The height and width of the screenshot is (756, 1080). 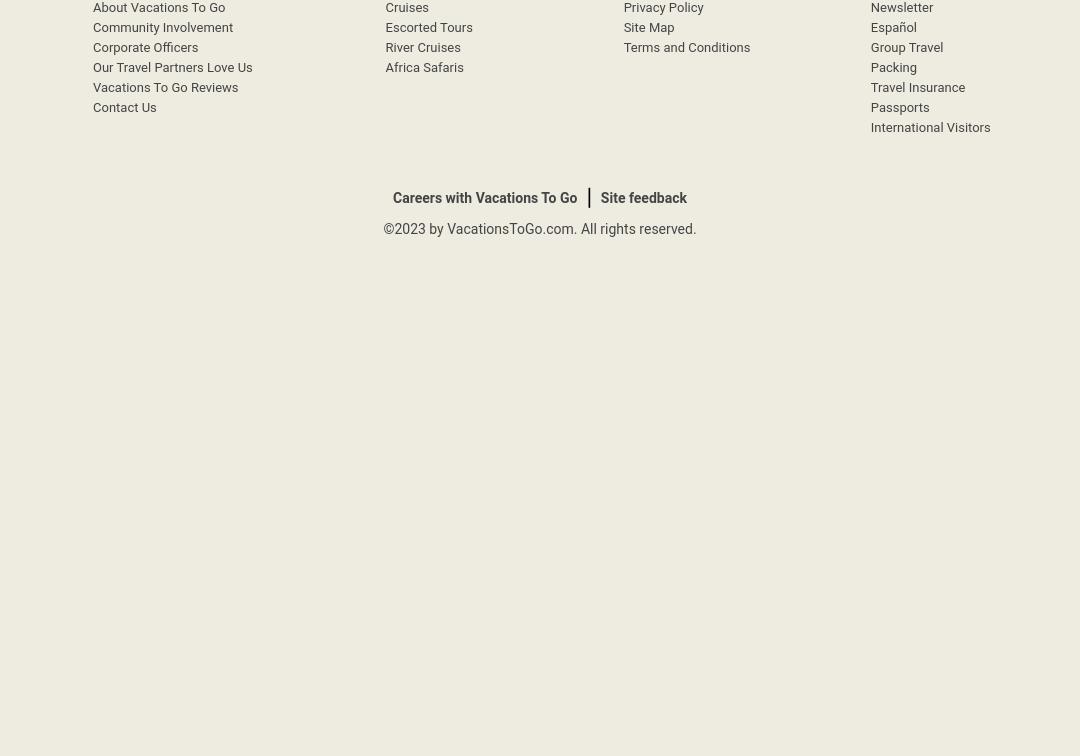 What do you see at coordinates (144, 47) in the screenshot?
I see `'Corporate Officers'` at bounding box center [144, 47].